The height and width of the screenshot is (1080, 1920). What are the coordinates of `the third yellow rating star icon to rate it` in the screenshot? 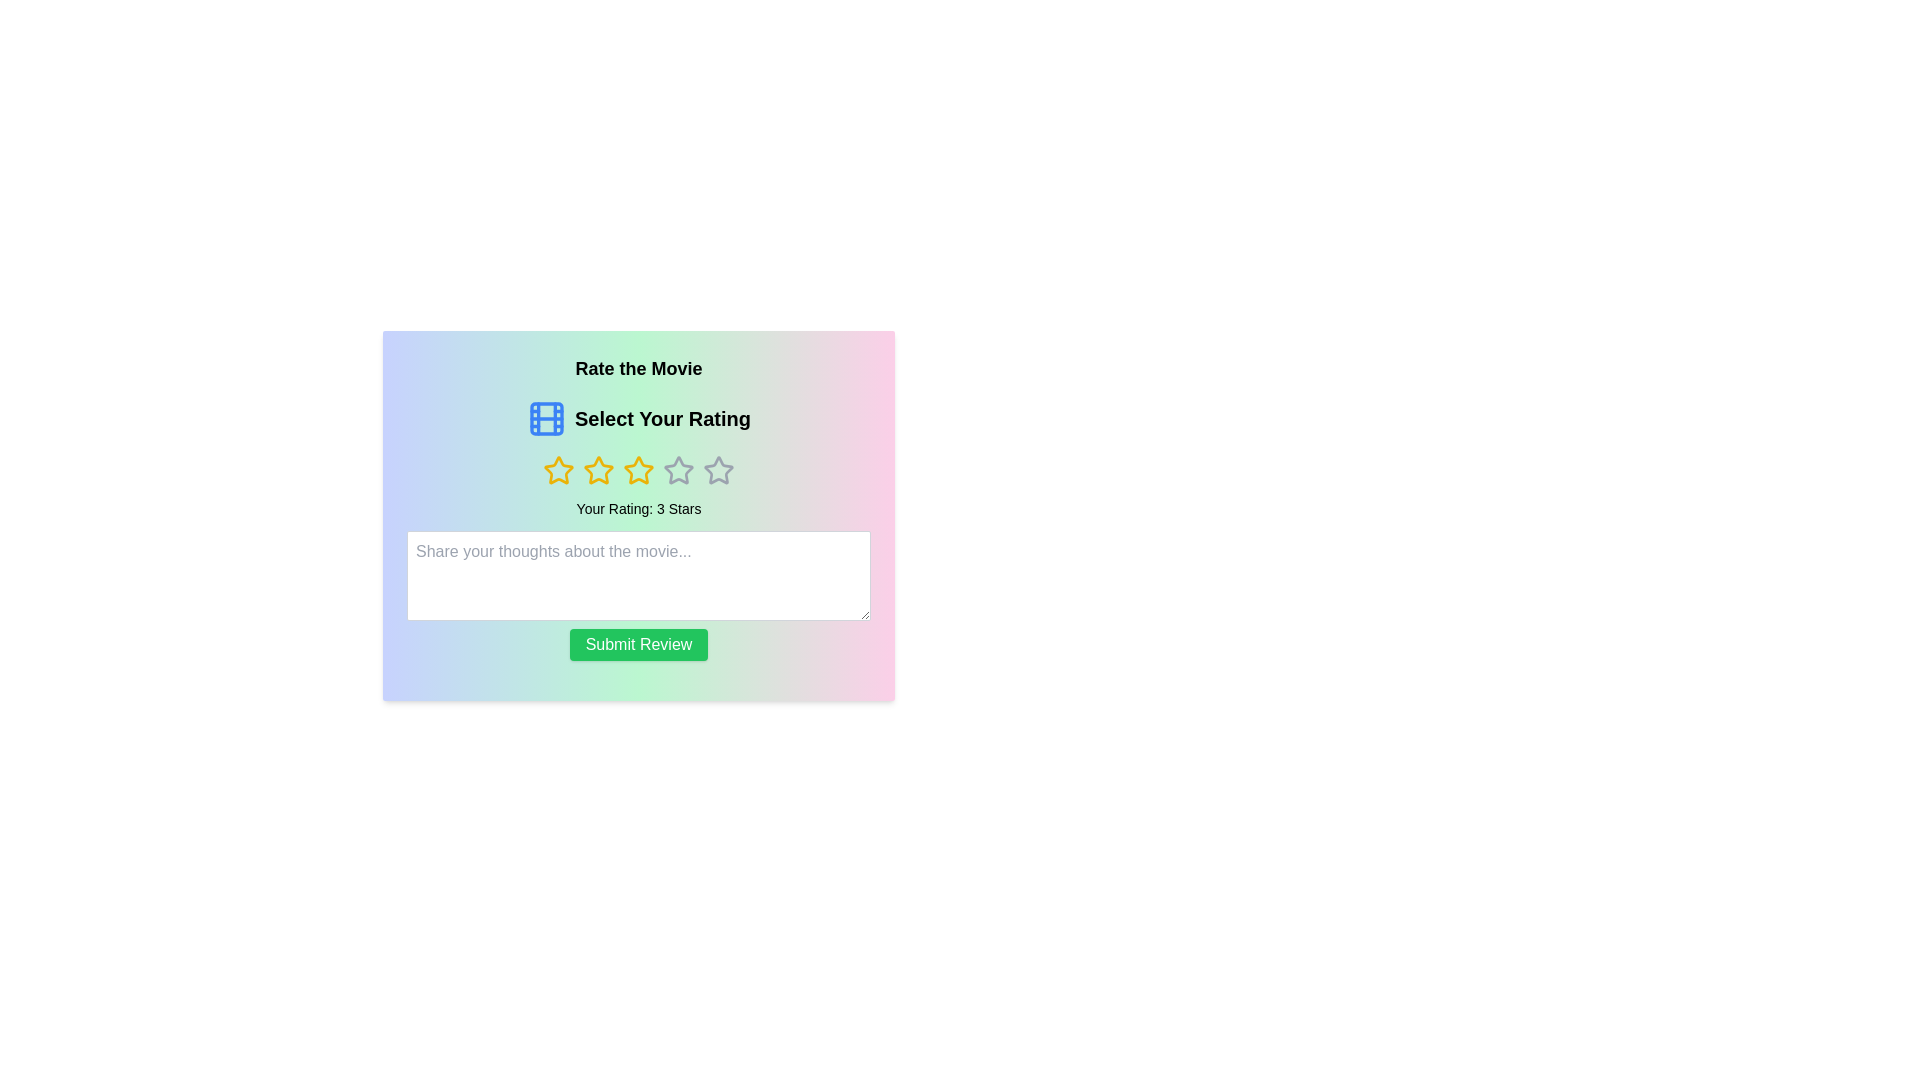 It's located at (598, 470).